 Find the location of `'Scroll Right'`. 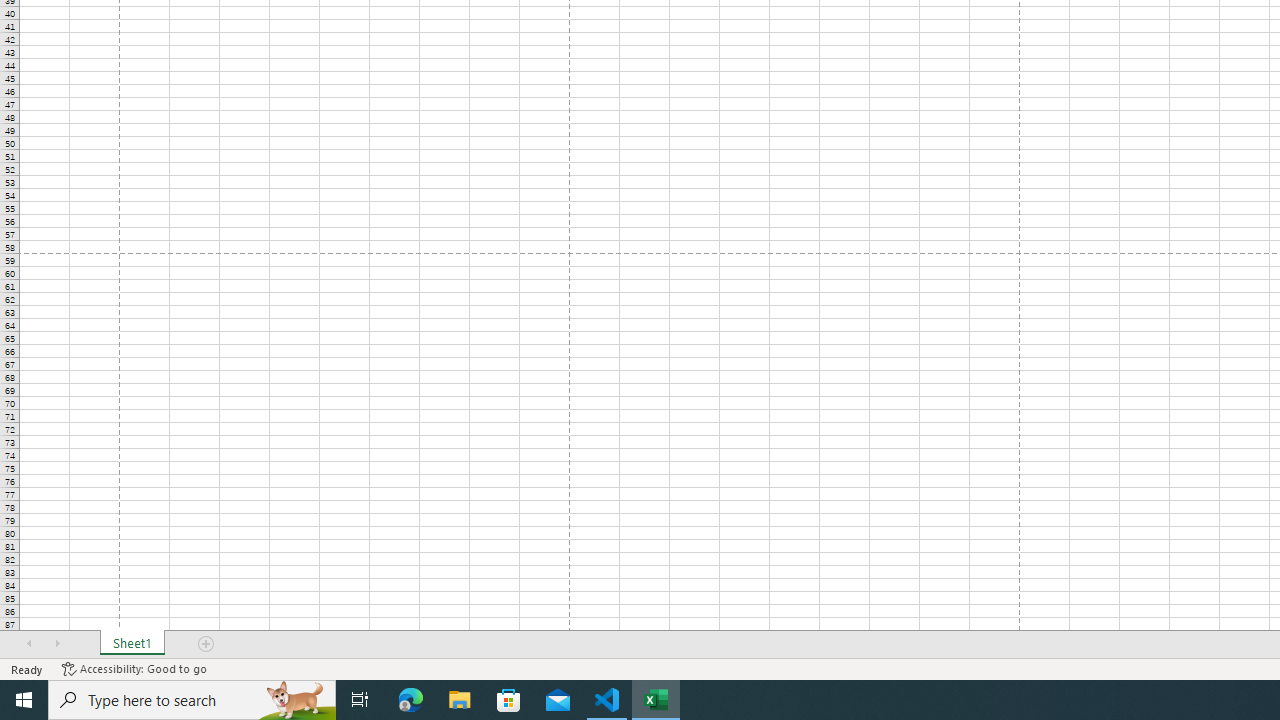

'Scroll Right' is located at coordinates (57, 644).